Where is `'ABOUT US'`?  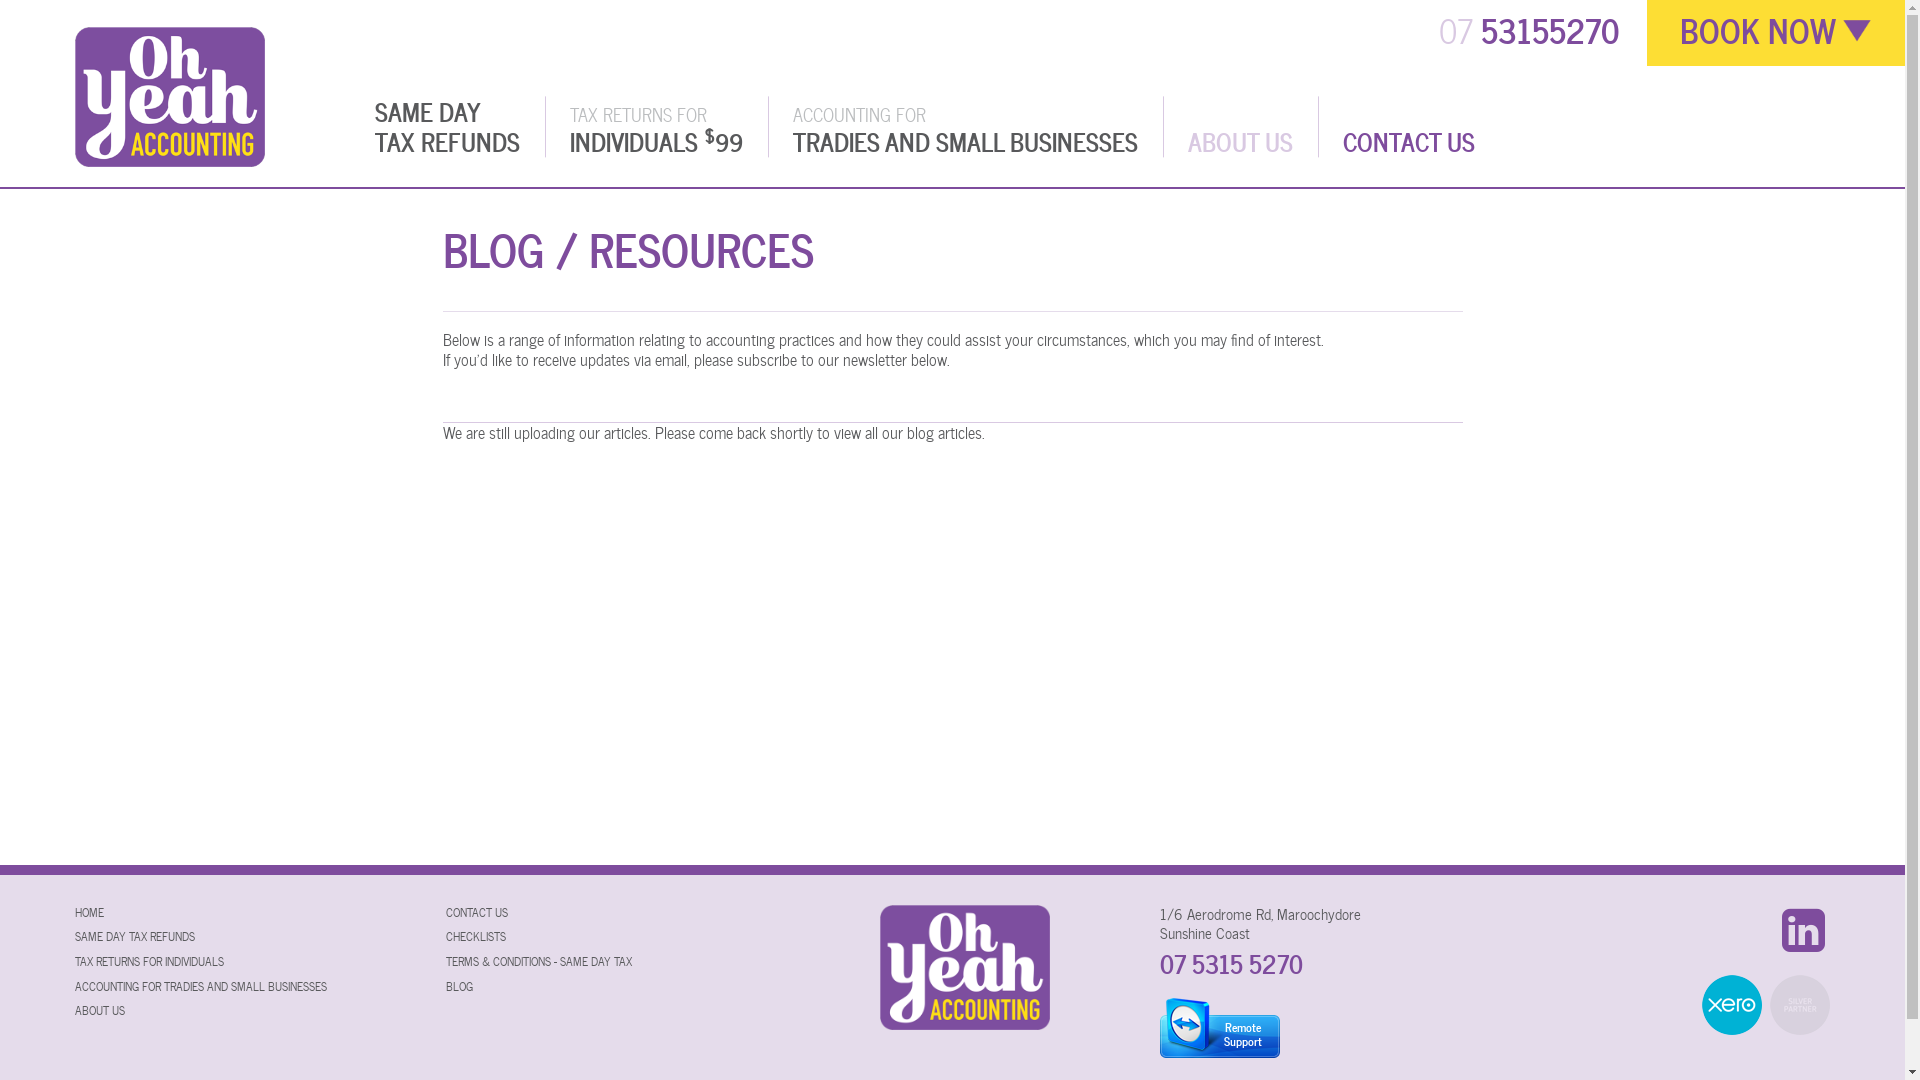
'ABOUT US' is located at coordinates (1238, 140).